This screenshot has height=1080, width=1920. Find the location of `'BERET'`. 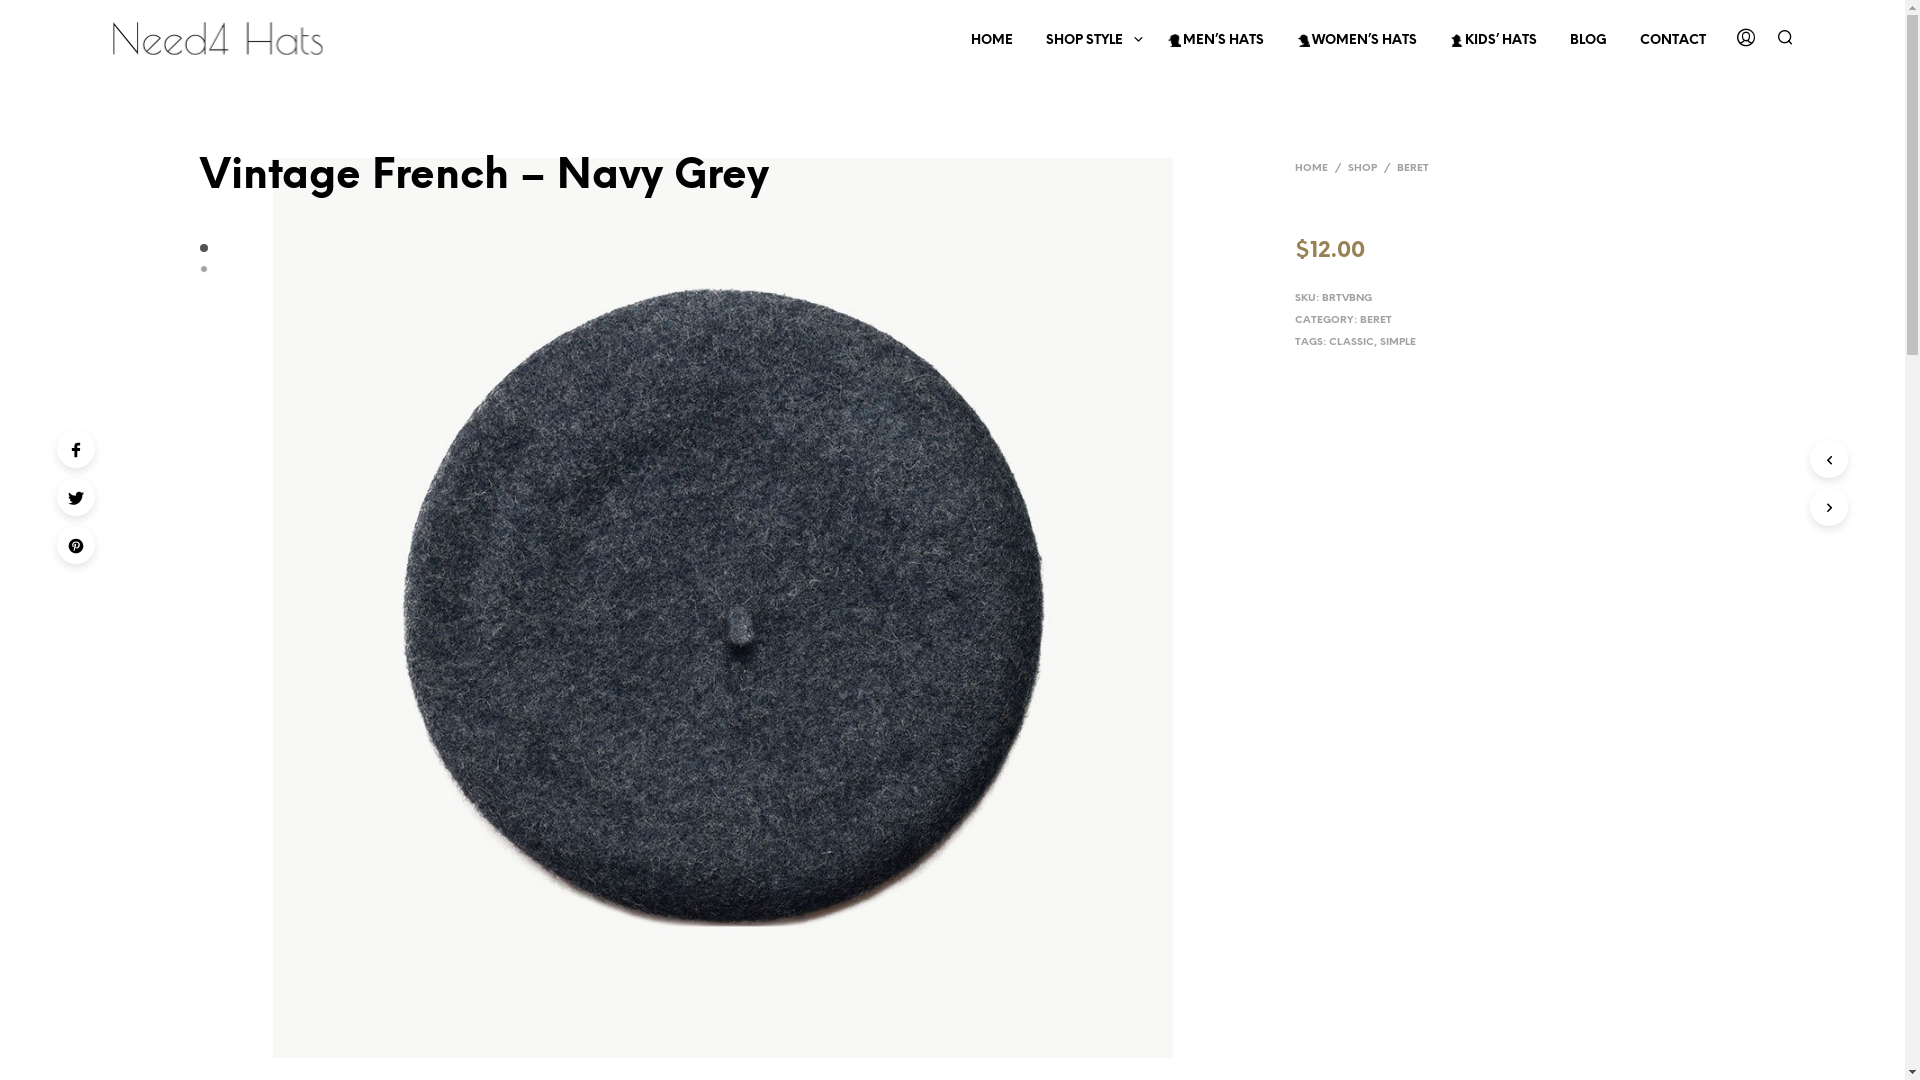

'BERET' is located at coordinates (1411, 167).